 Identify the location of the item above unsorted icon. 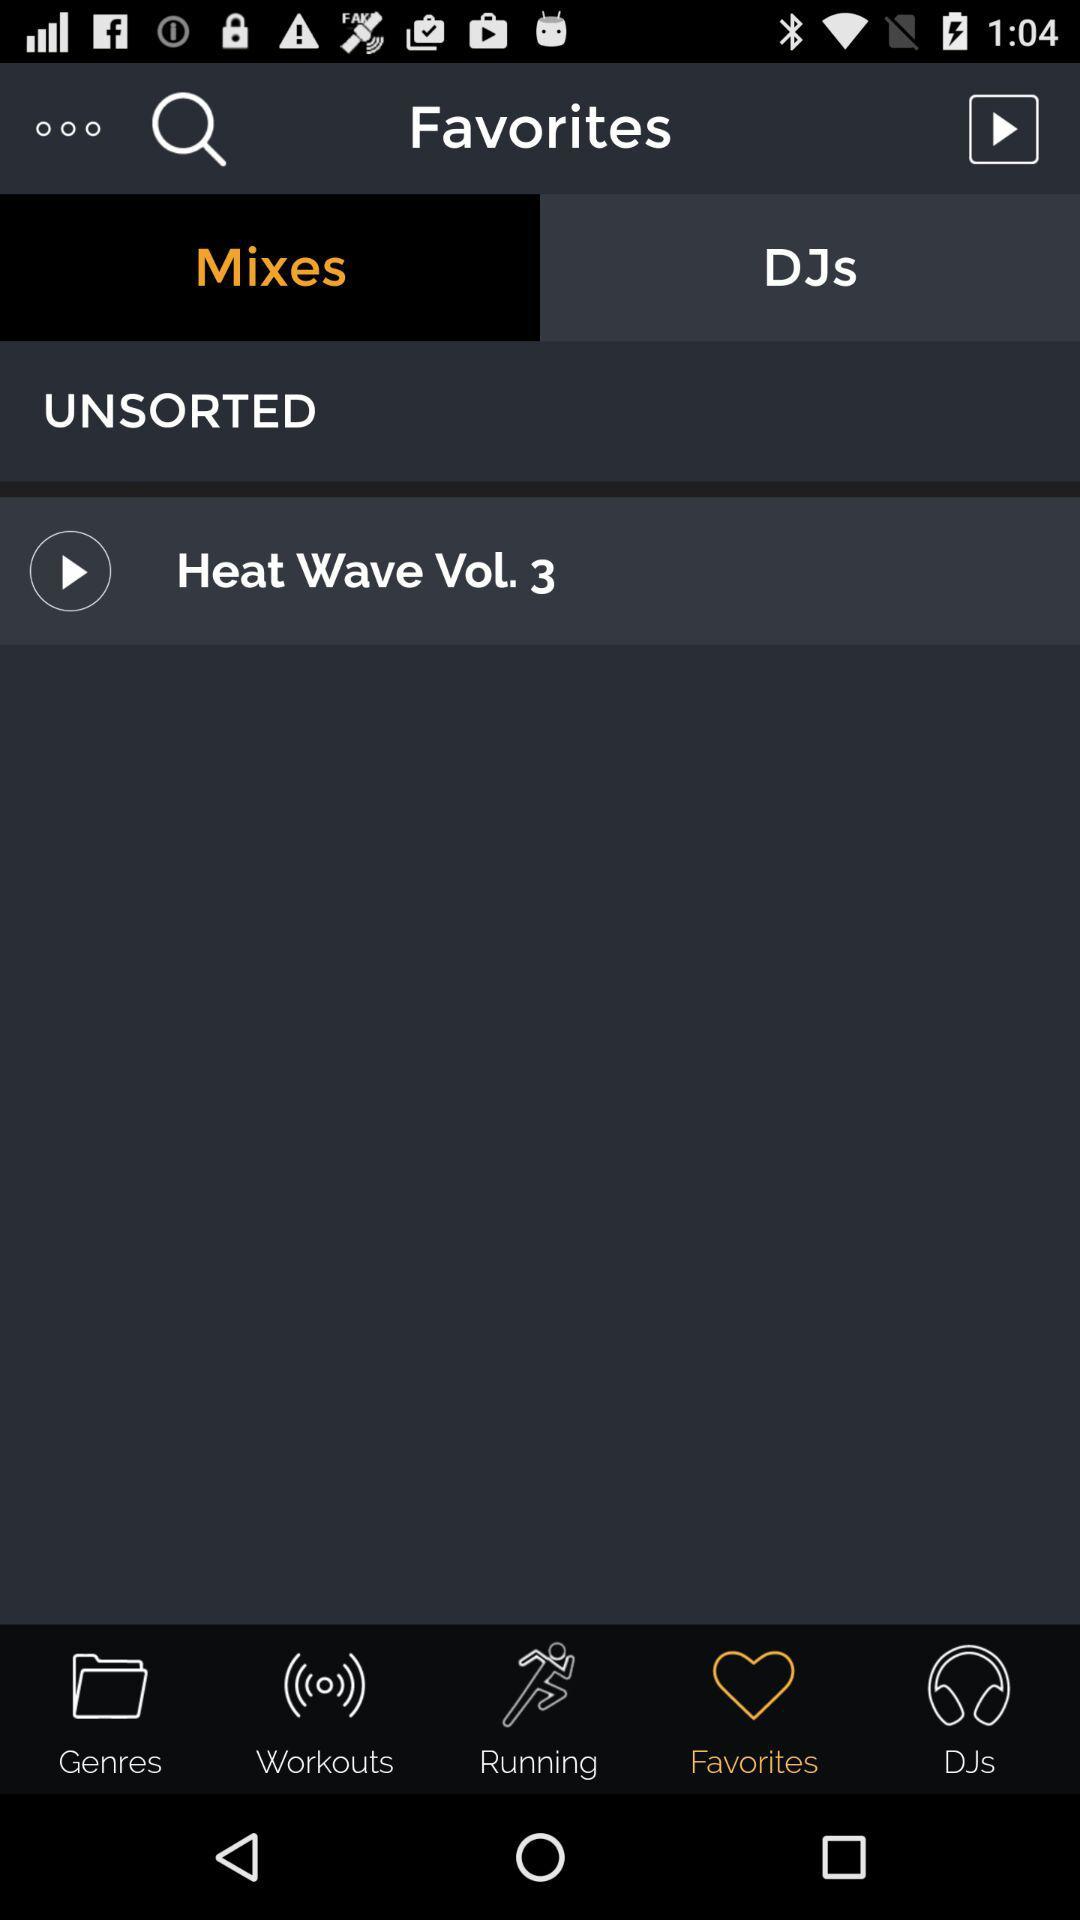
(270, 266).